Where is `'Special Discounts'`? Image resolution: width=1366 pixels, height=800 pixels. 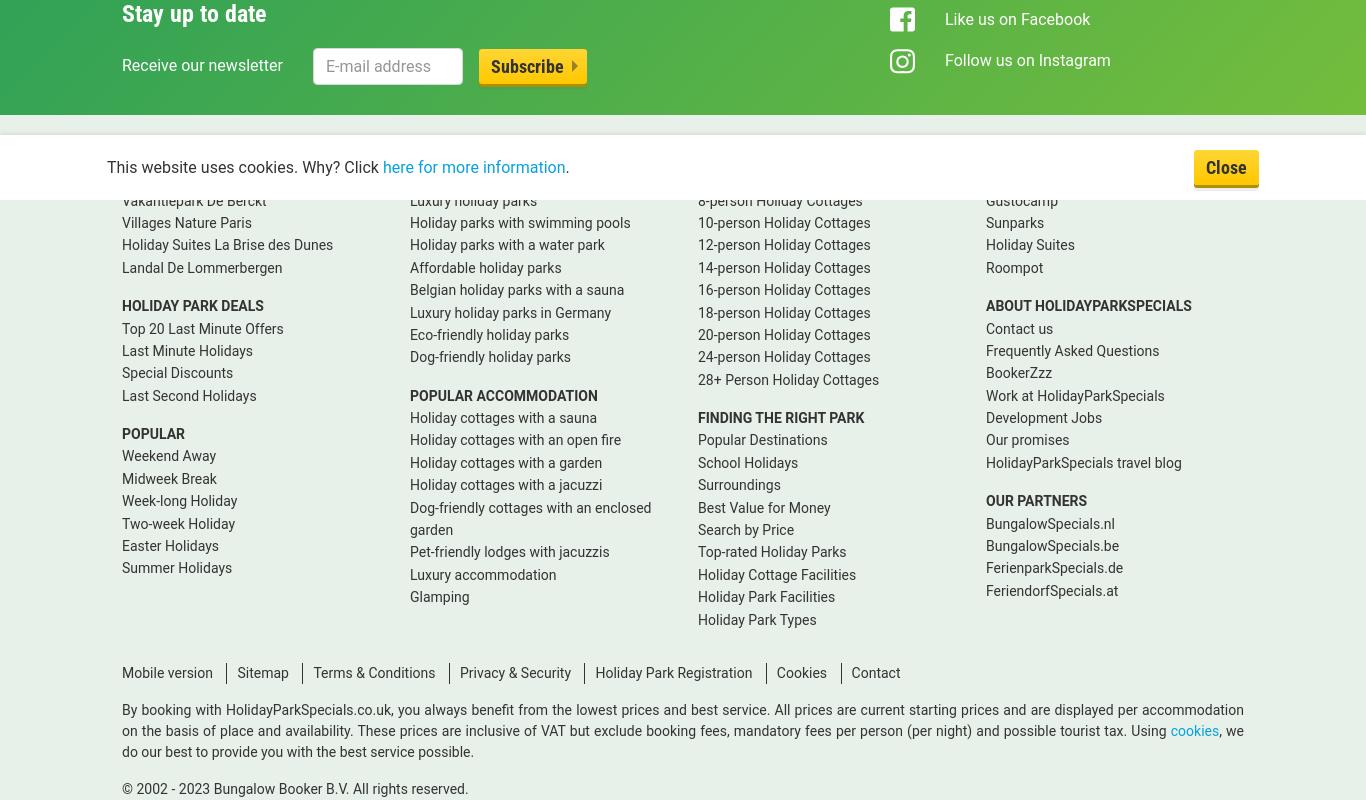 'Special Discounts' is located at coordinates (176, 371).